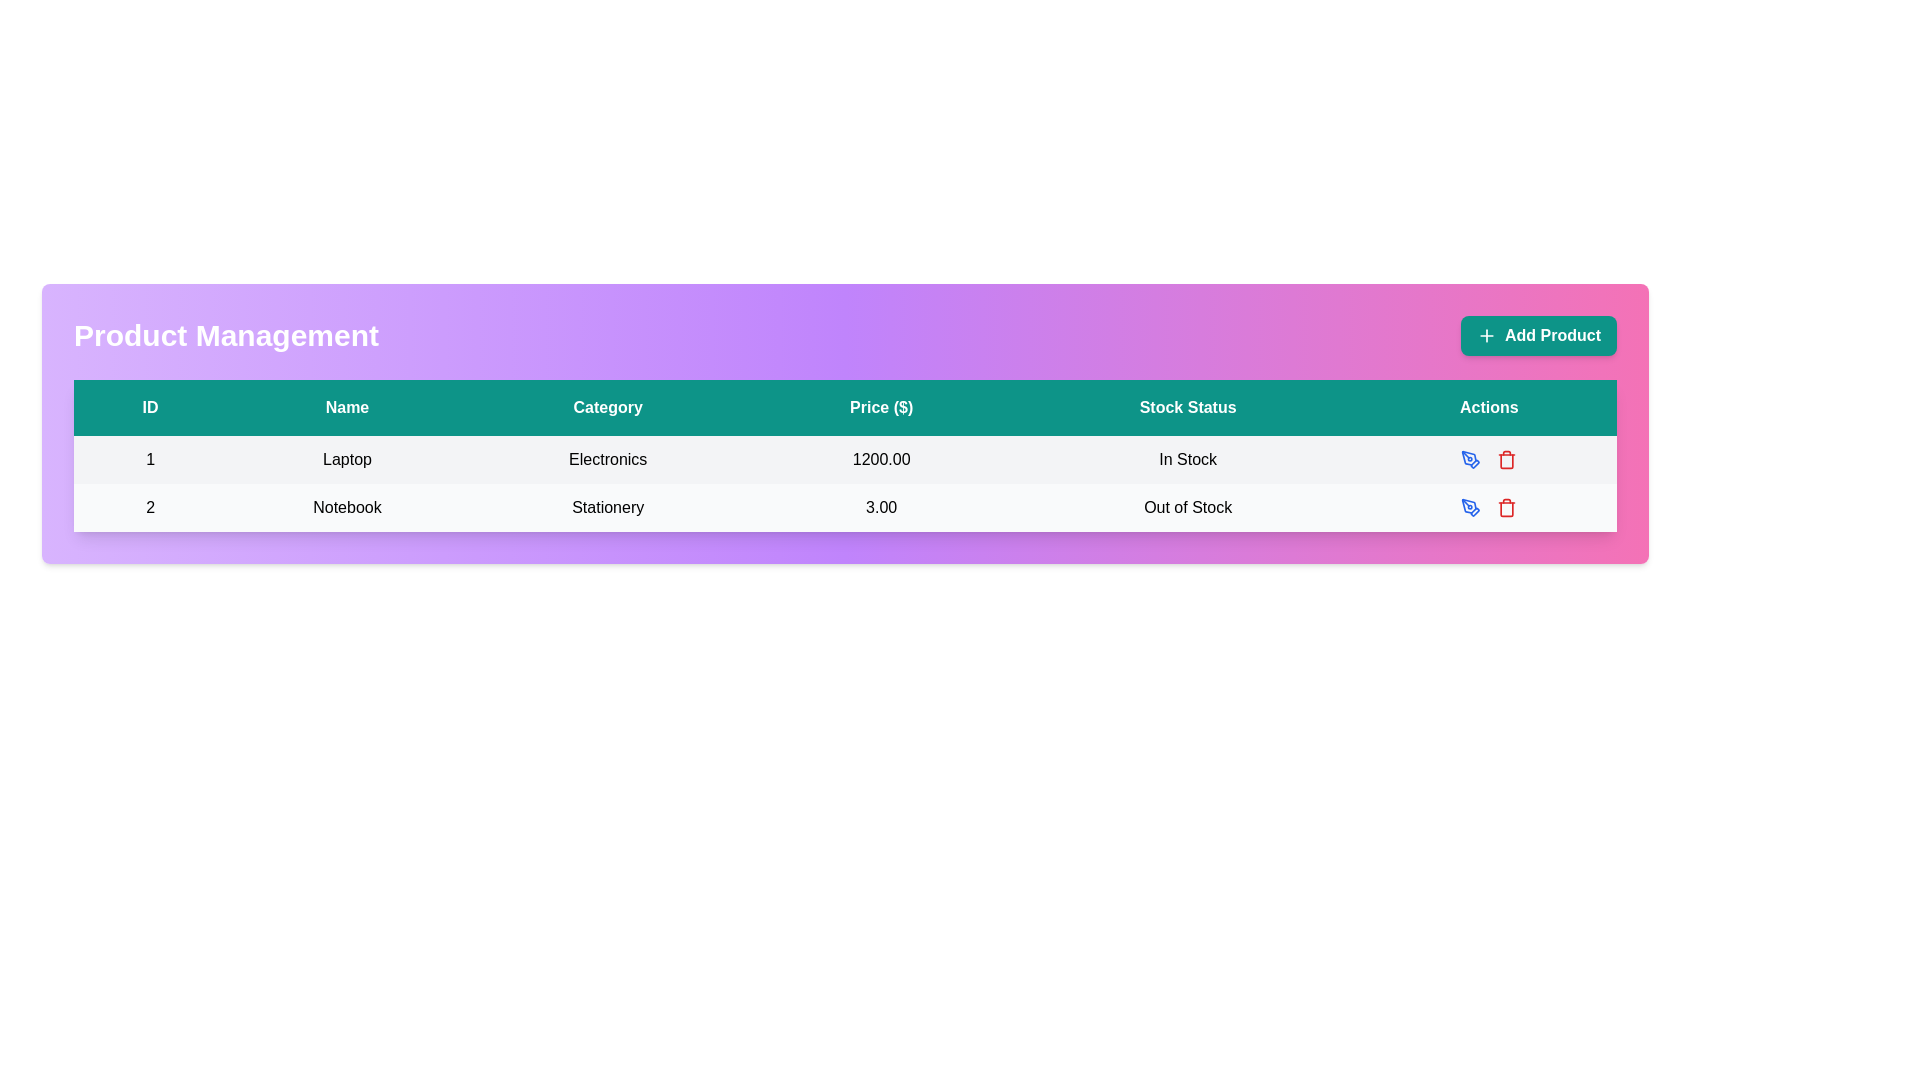 The height and width of the screenshot is (1080, 1920). What do you see at coordinates (845, 507) in the screenshot?
I see `the second row of the product management table which contains ID '2', Name 'Notebook', Category 'Stationery', Price '3.00', and Stock Status 'Out of Stock'` at bounding box center [845, 507].